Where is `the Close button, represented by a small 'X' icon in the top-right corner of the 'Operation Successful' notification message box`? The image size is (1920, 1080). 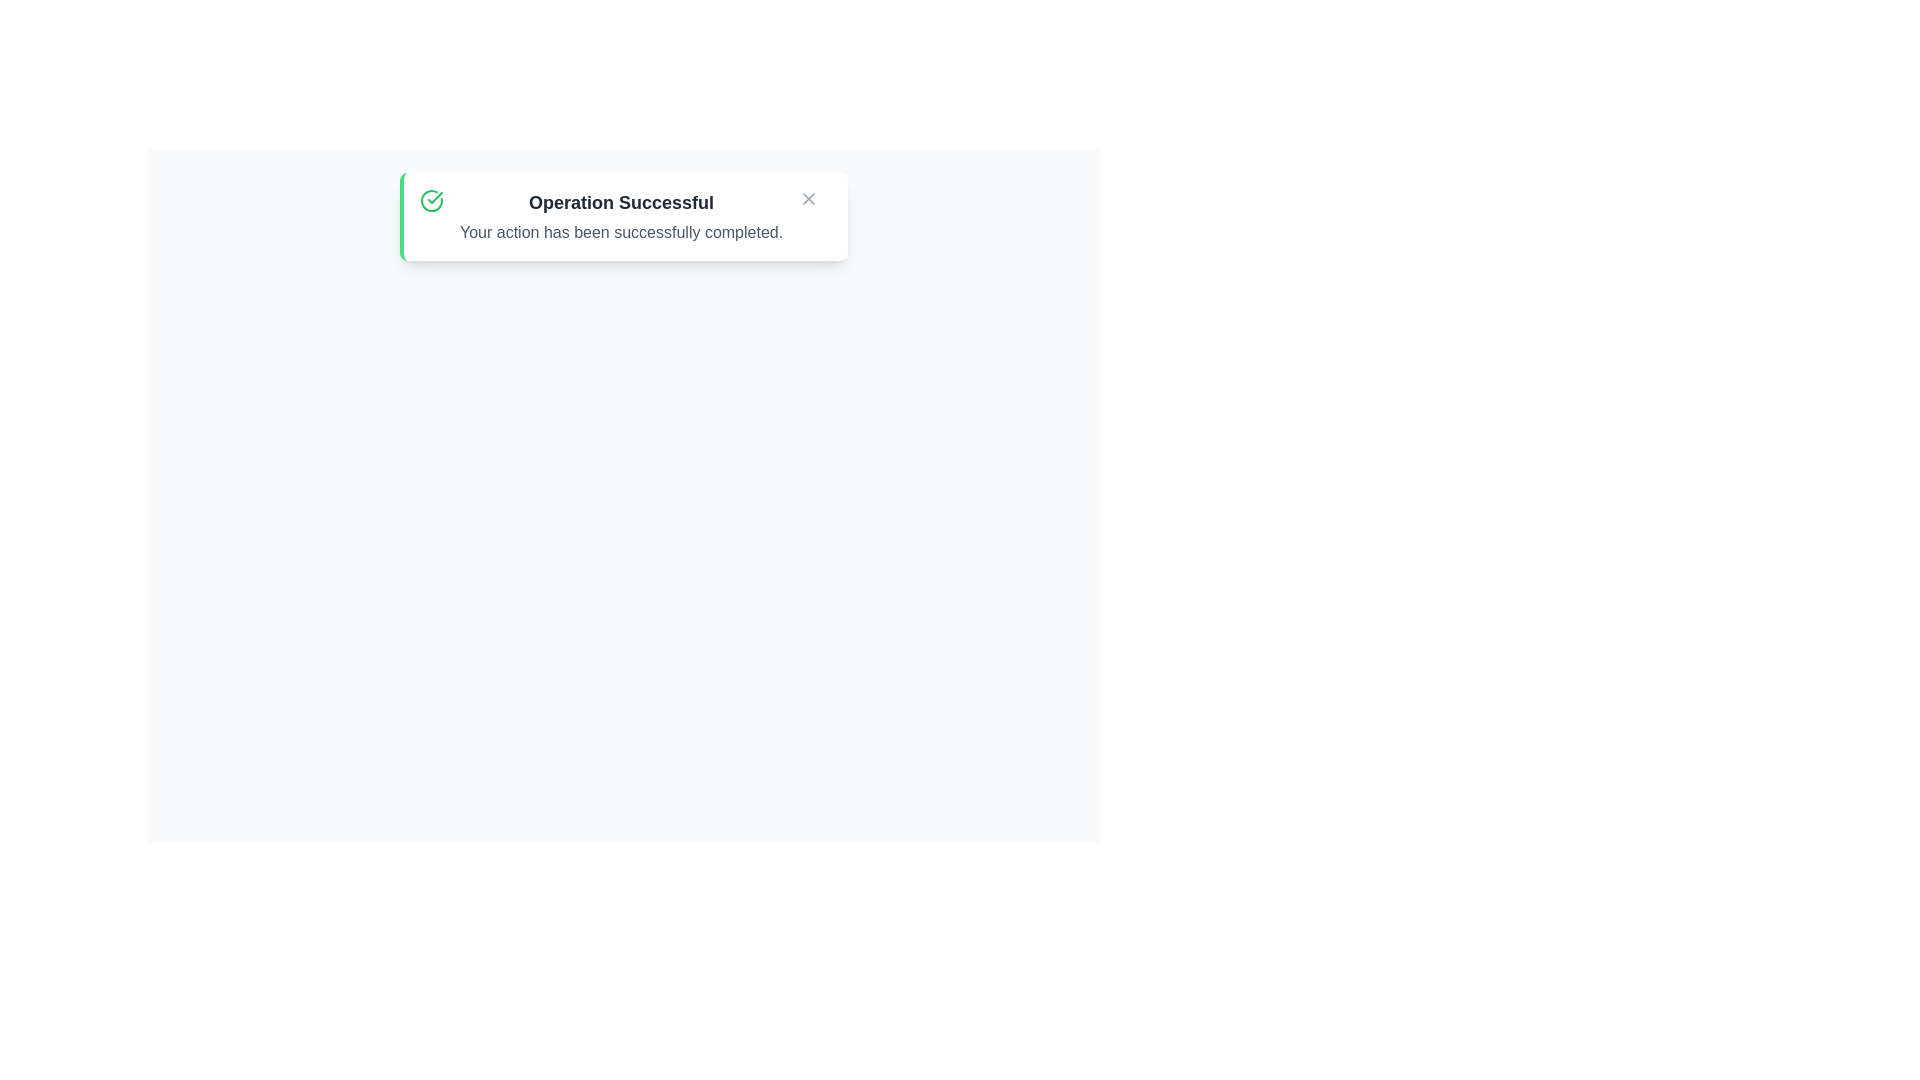
the Close button, represented by a small 'X' icon in the top-right corner of the 'Operation Successful' notification message box is located at coordinates (809, 199).